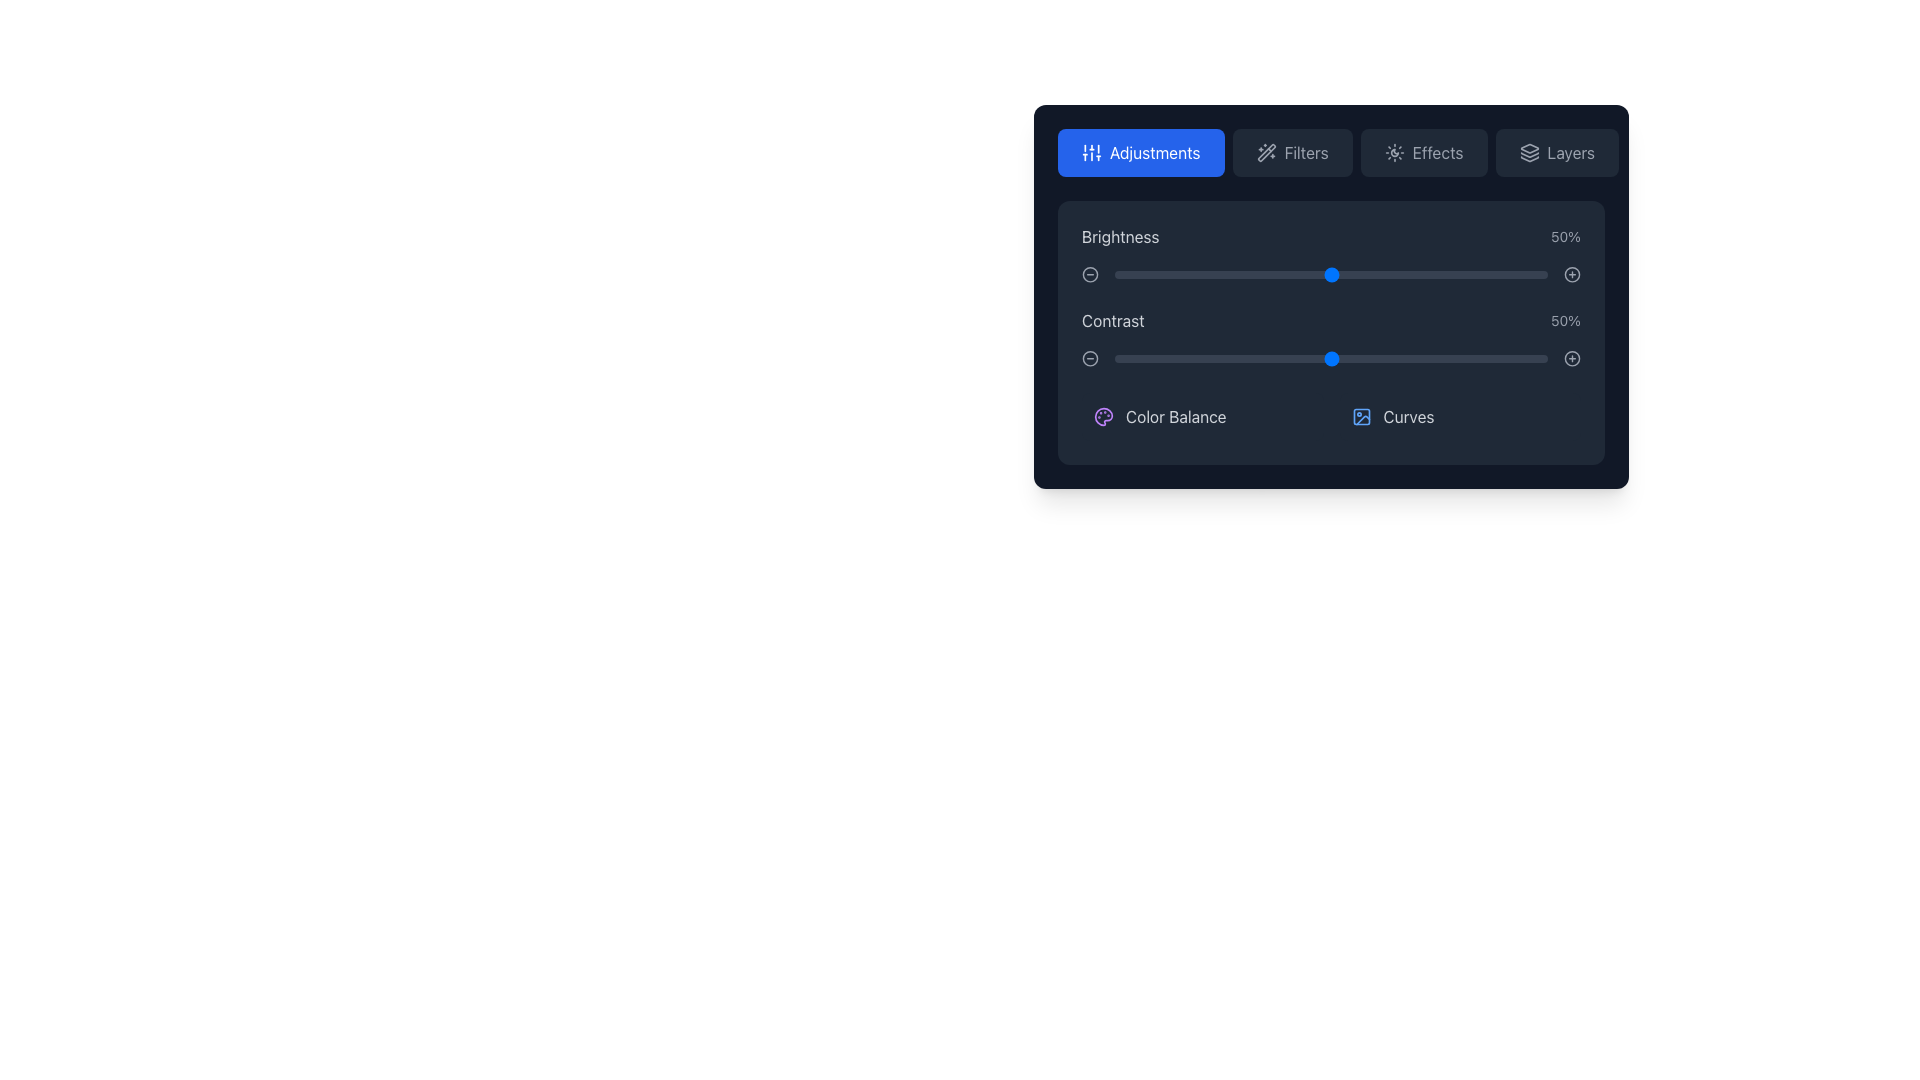 The image size is (1920, 1080). Describe the element at coordinates (1360, 415) in the screenshot. I see `the 'Curves' icon located to the left of the text 'Curves' in the bottom row of items in the detailed menu card under 'Adjustments'` at that location.